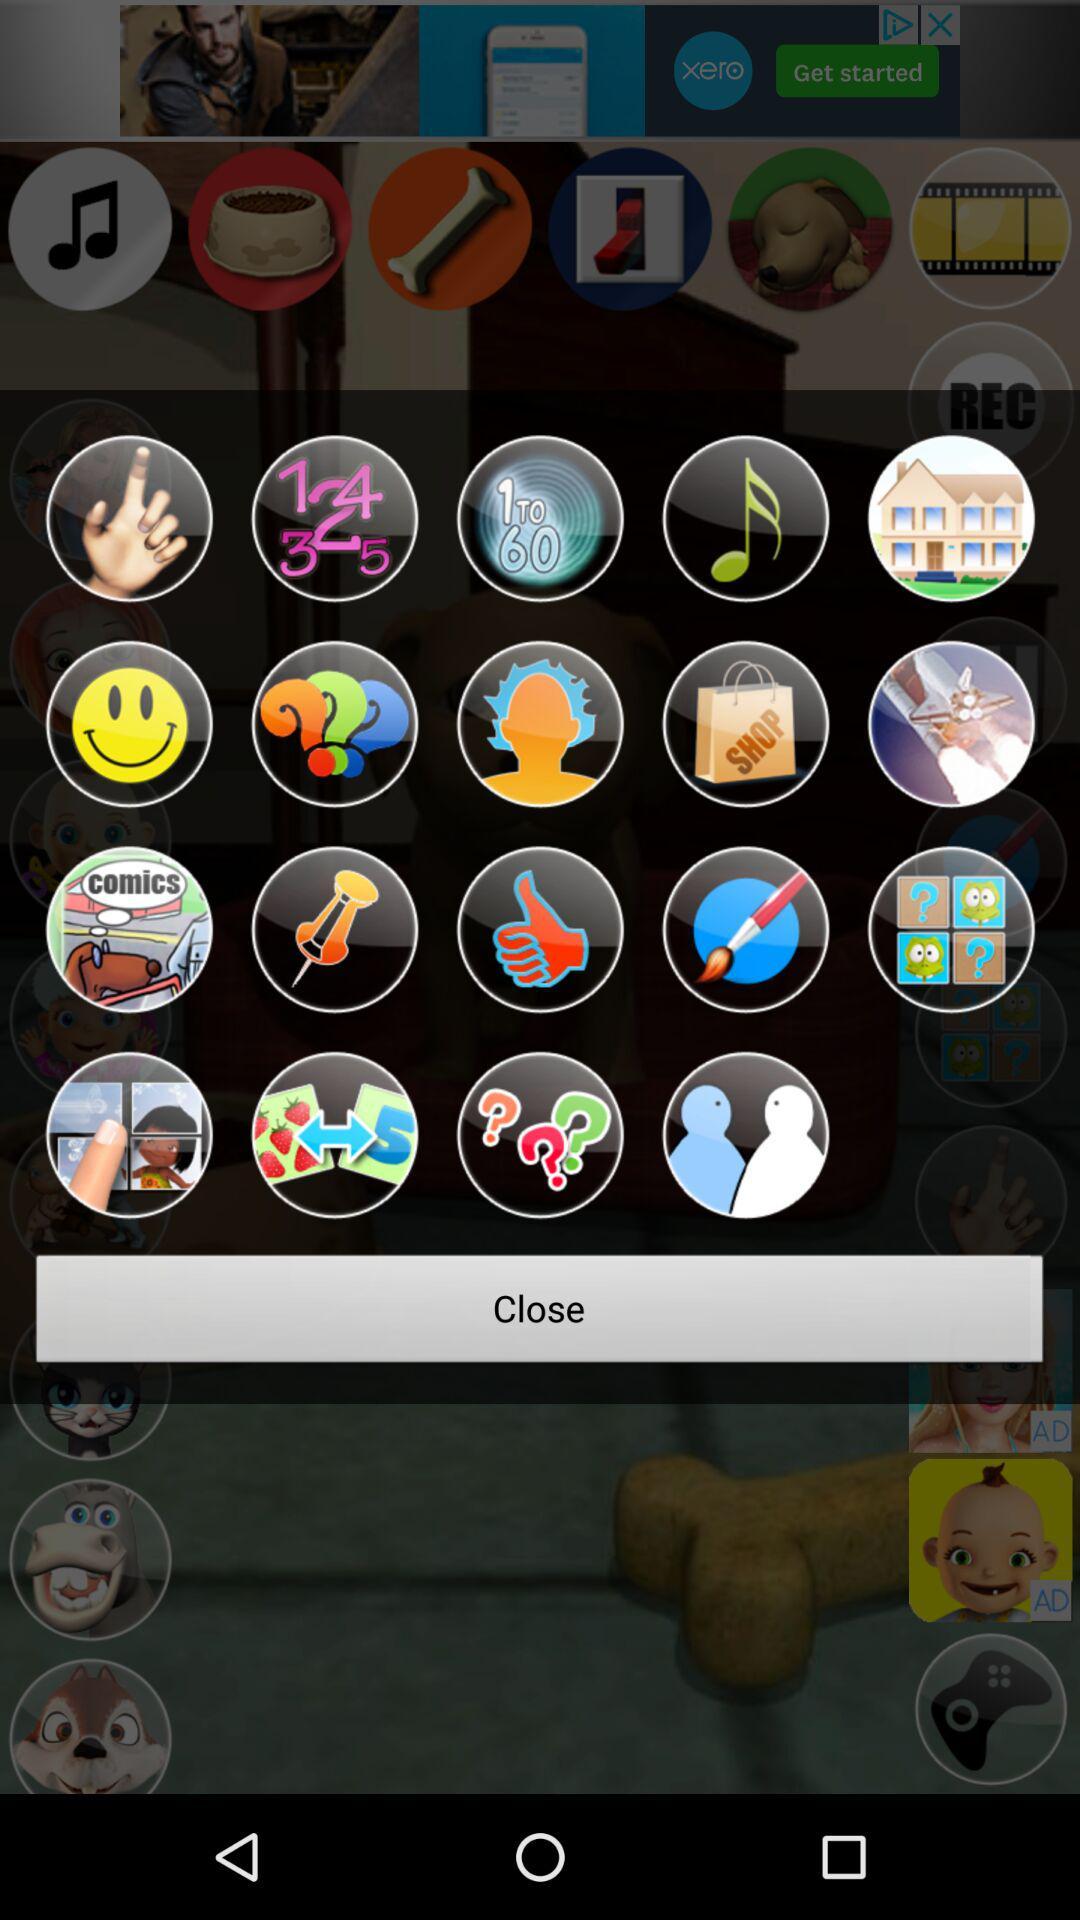 Image resolution: width=1080 pixels, height=1920 pixels. Describe the element at coordinates (950, 555) in the screenshot. I see `the home icon` at that location.